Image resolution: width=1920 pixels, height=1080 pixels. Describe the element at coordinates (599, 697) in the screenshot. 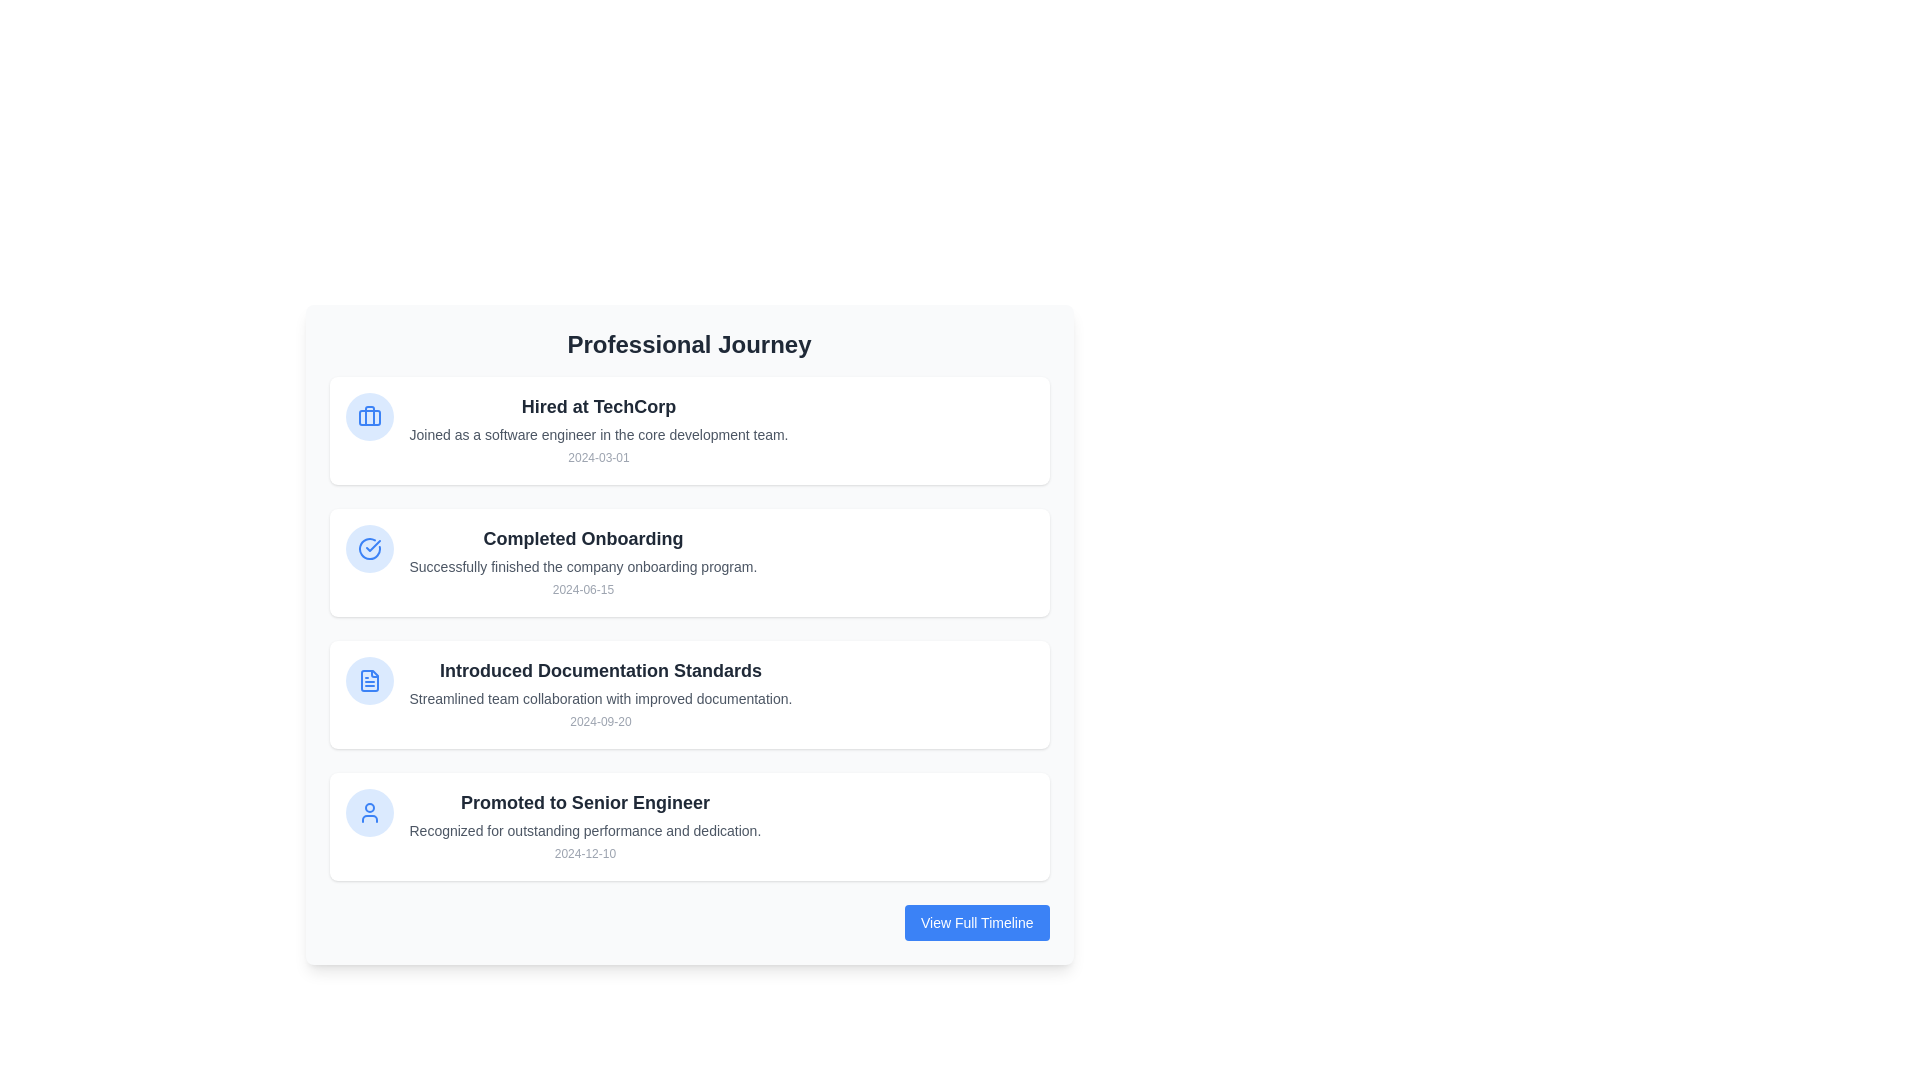

I see `text of the Text block that contains the description 'Streamlined team collaboration with improved documentation.' positioned below the heading 'Introduced Documentation Standards.'` at that location.